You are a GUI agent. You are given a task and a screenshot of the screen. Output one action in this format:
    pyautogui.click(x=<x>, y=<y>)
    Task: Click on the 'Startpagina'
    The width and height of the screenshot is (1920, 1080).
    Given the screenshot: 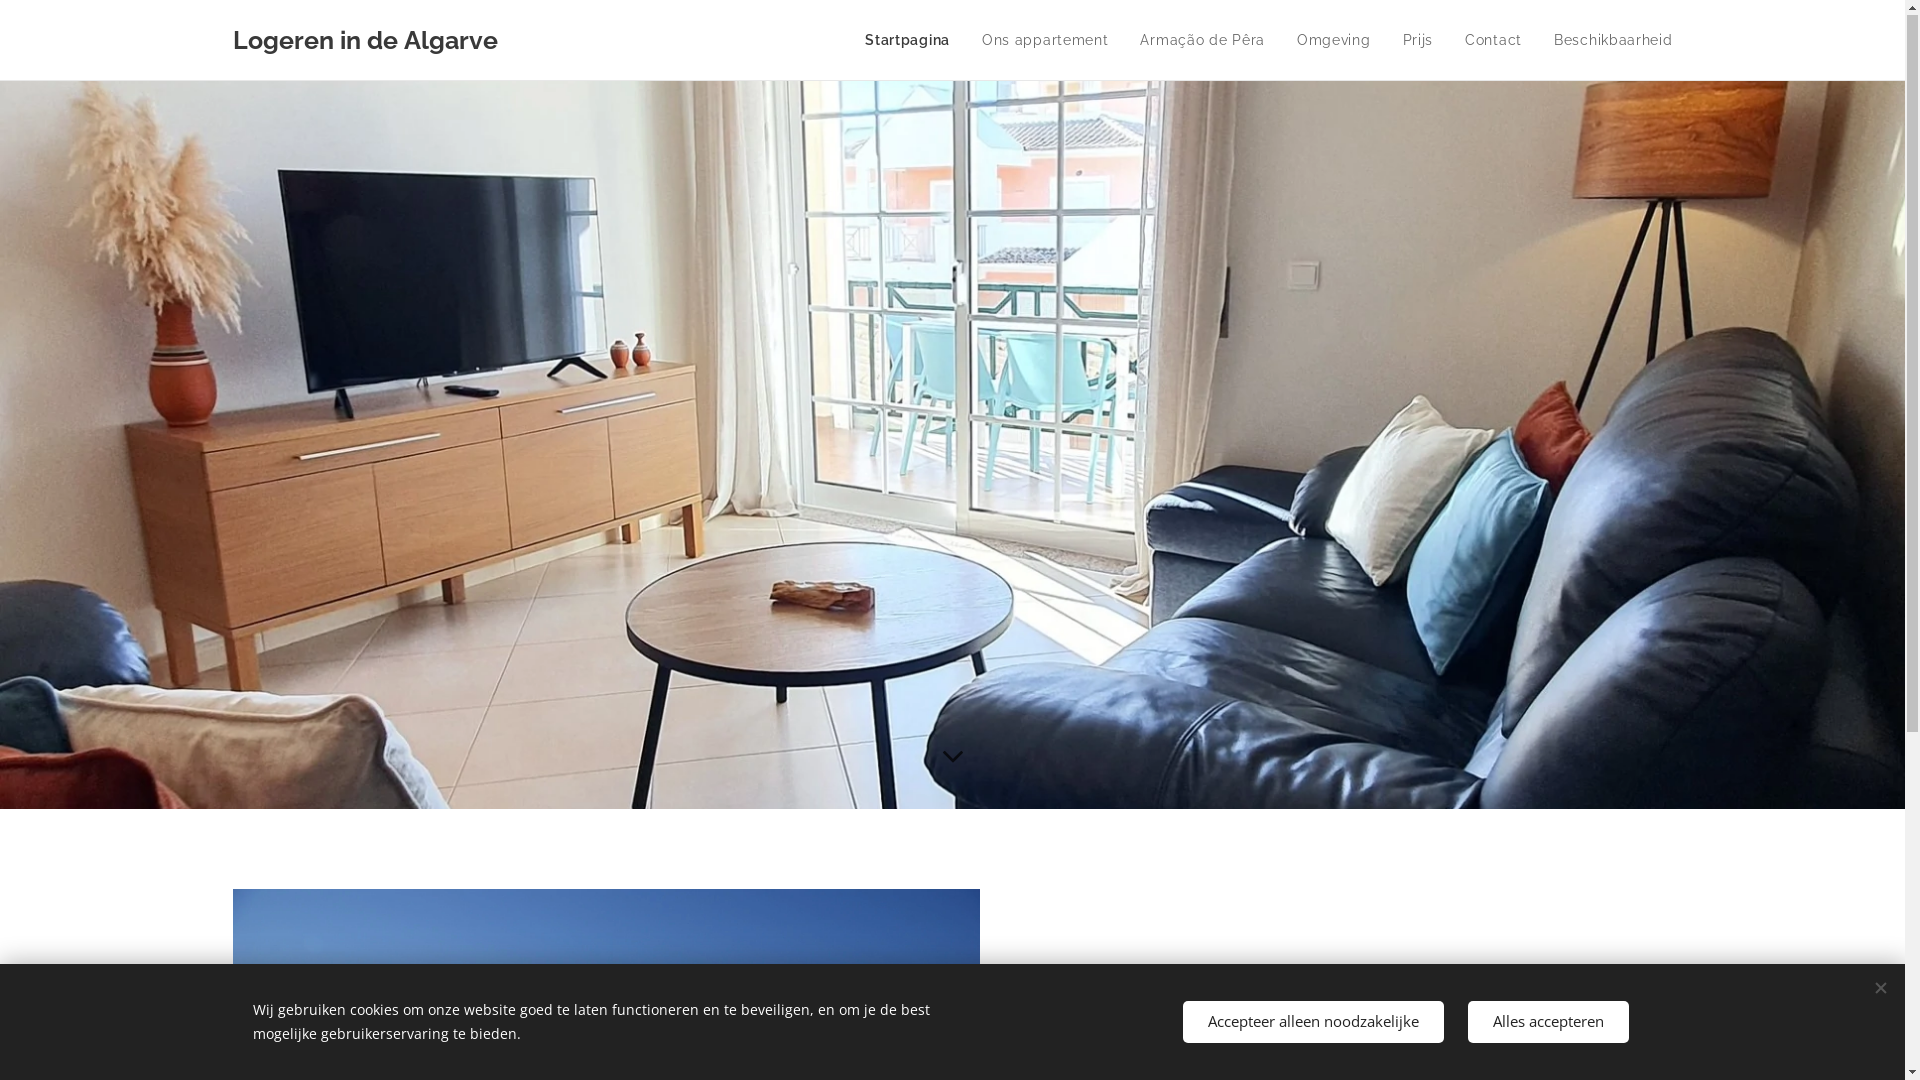 What is the action you would take?
    pyautogui.click(x=911, y=41)
    